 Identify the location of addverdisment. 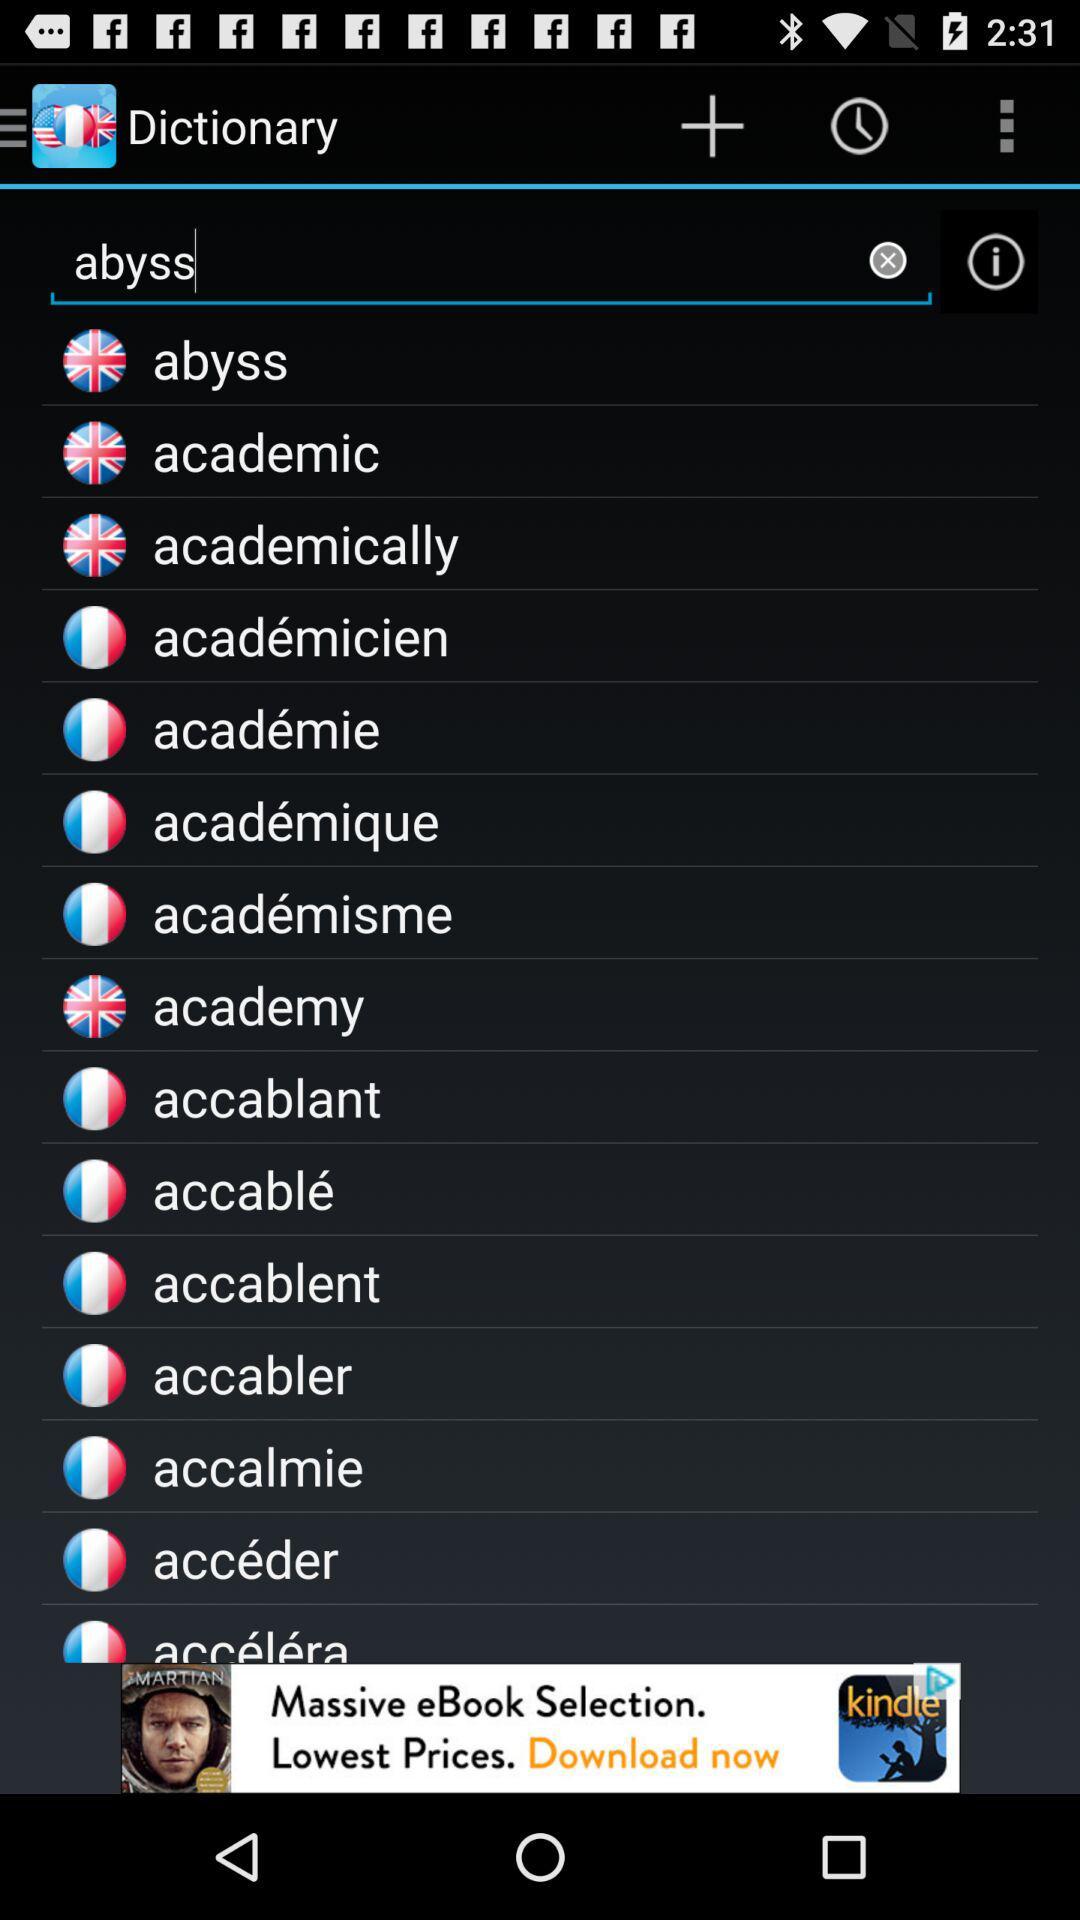
(540, 1727).